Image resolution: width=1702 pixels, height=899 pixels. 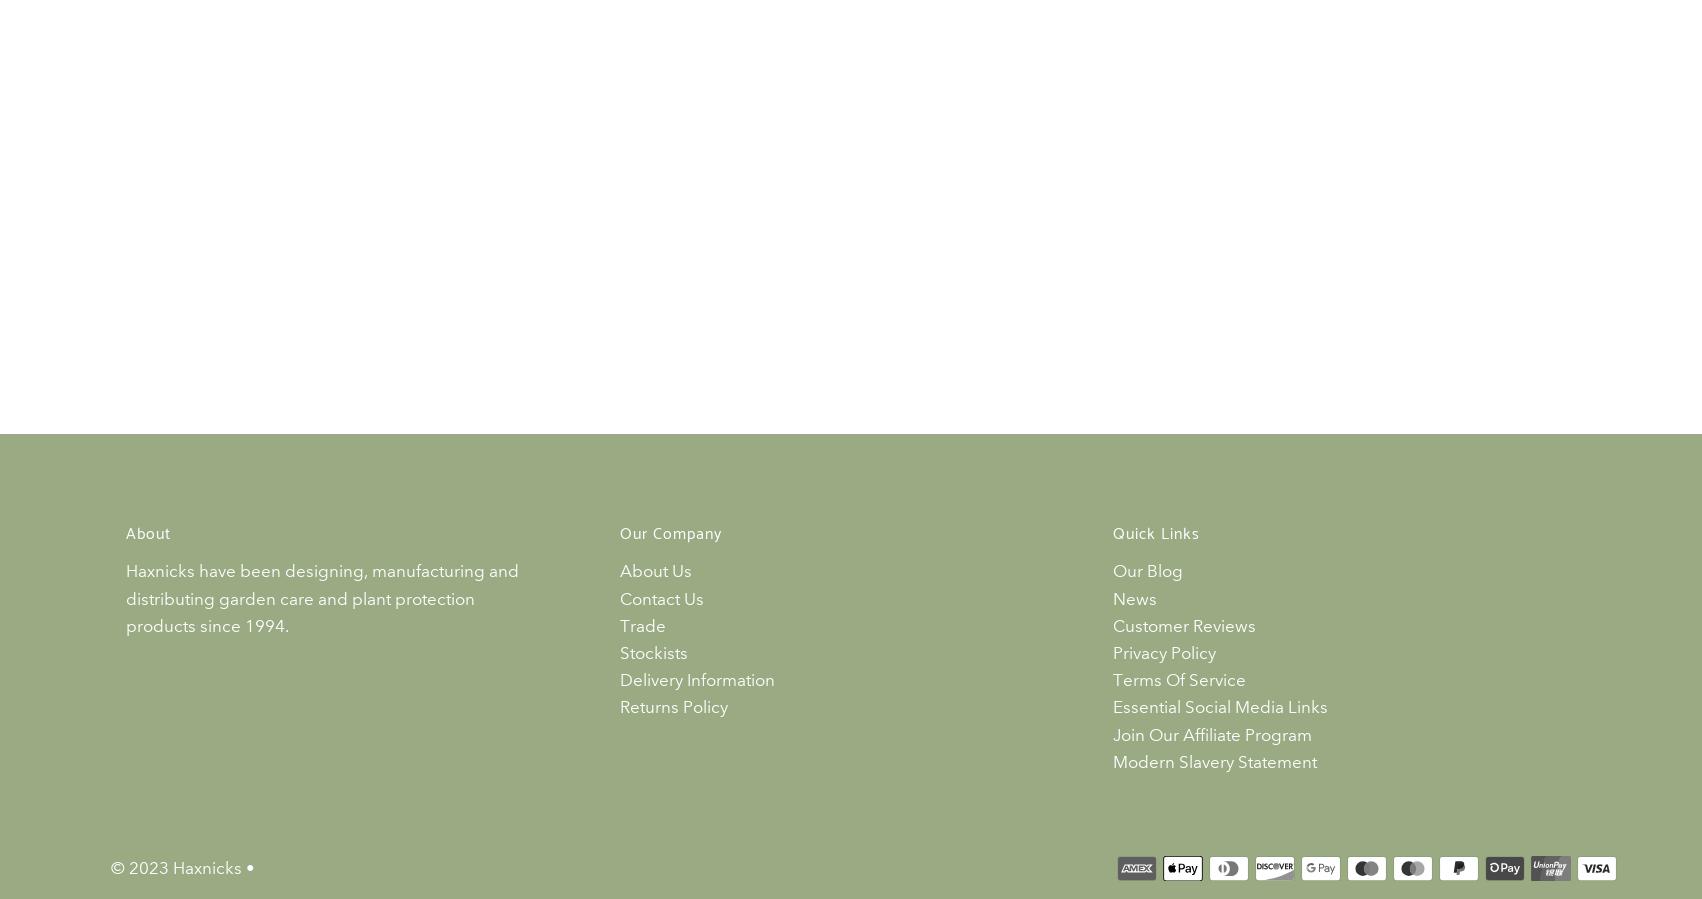 I want to click on 'About', so click(x=147, y=534).